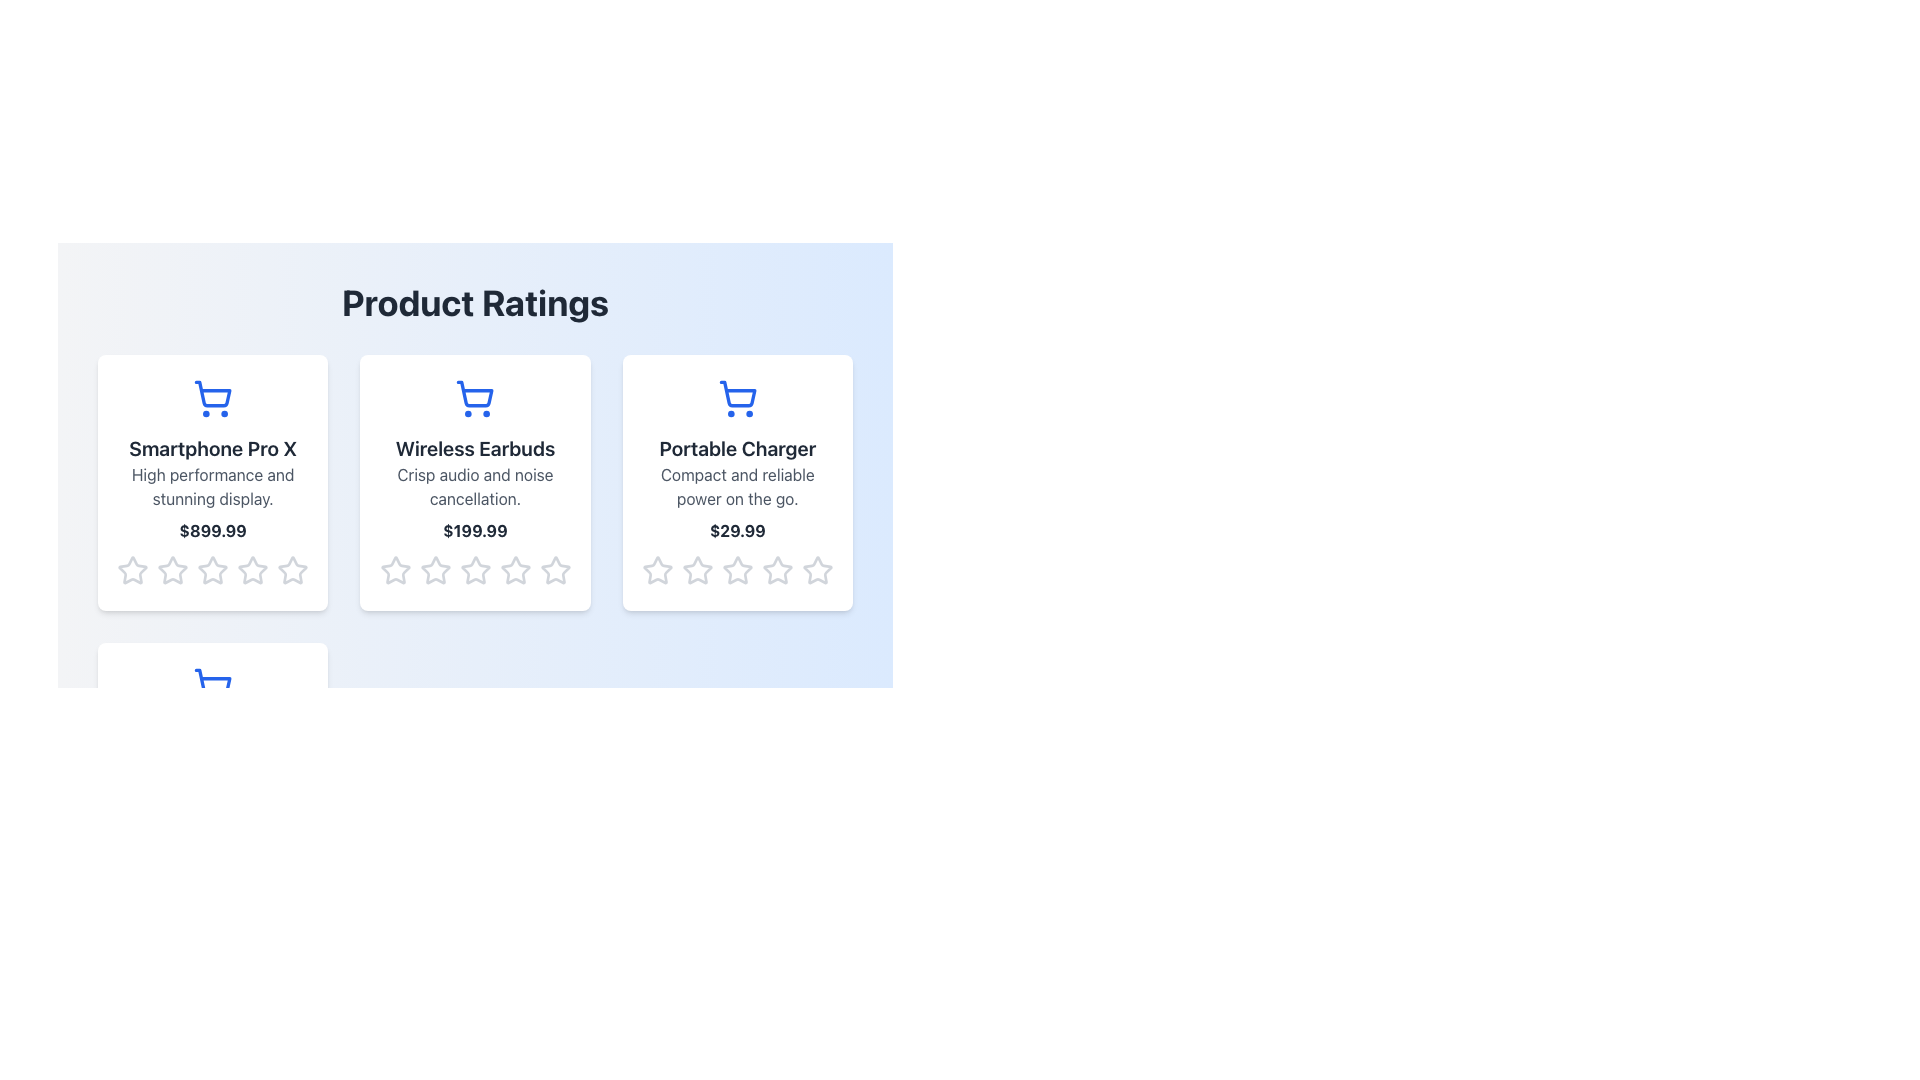  What do you see at coordinates (555, 570) in the screenshot?
I see `the fifth star-shaped rating icon, which is grayish and unselected, to rate the product under 'Wireless Earbuds'` at bounding box center [555, 570].